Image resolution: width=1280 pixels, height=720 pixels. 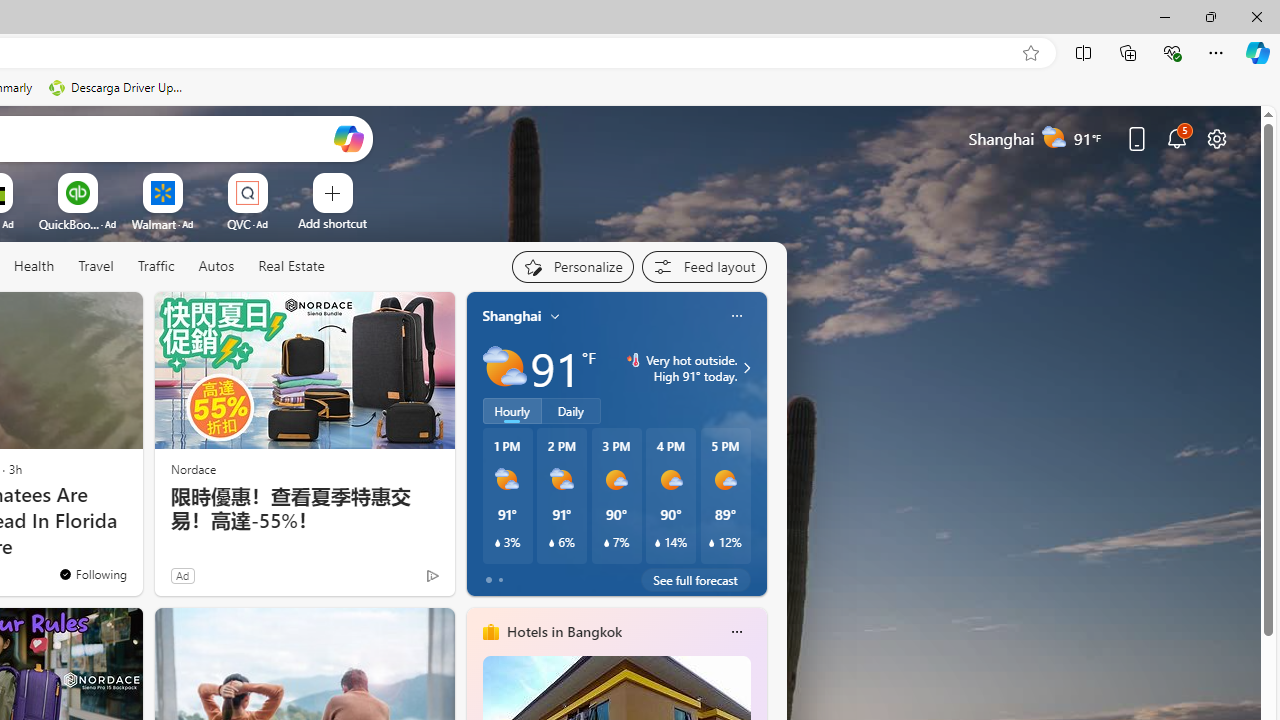 What do you see at coordinates (332, 223) in the screenshot?
I see `'Add a site'` at bounding box center [332, 223].